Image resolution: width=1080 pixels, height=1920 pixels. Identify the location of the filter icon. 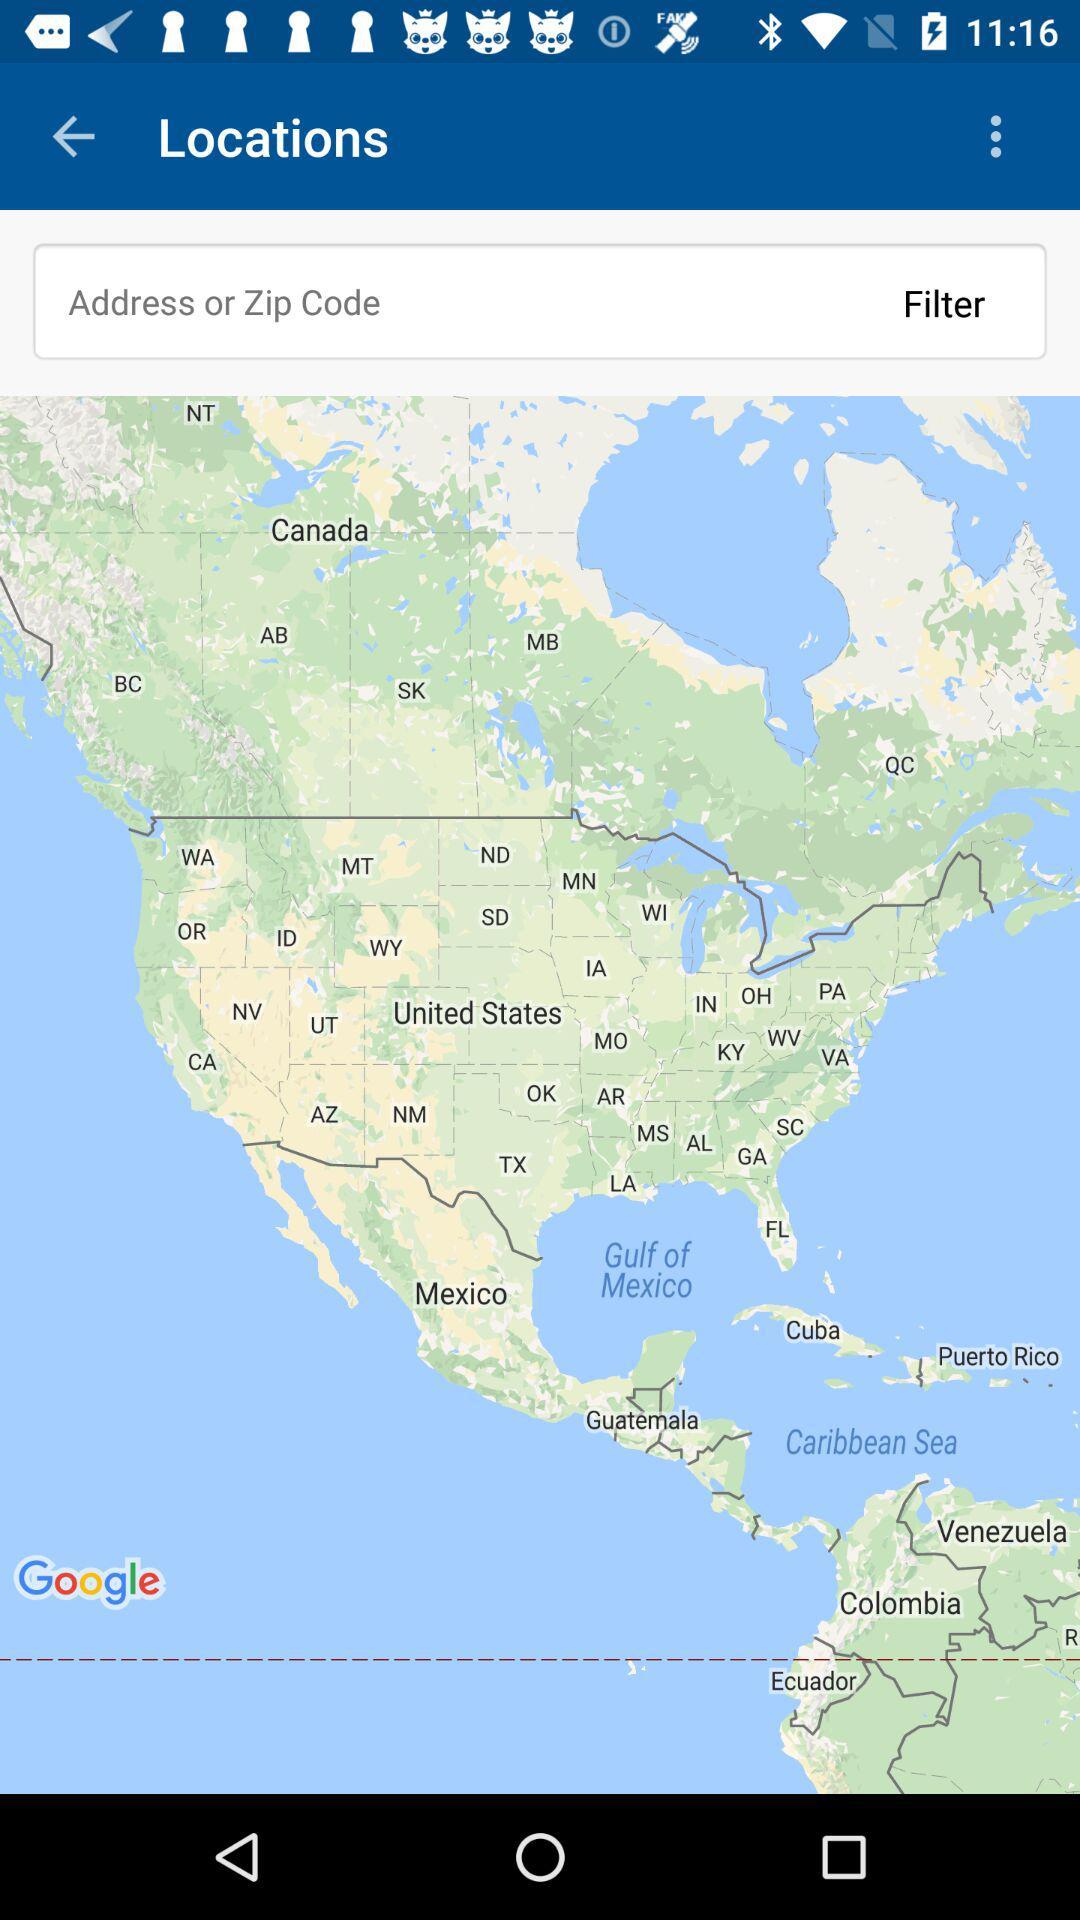
(944, 301).